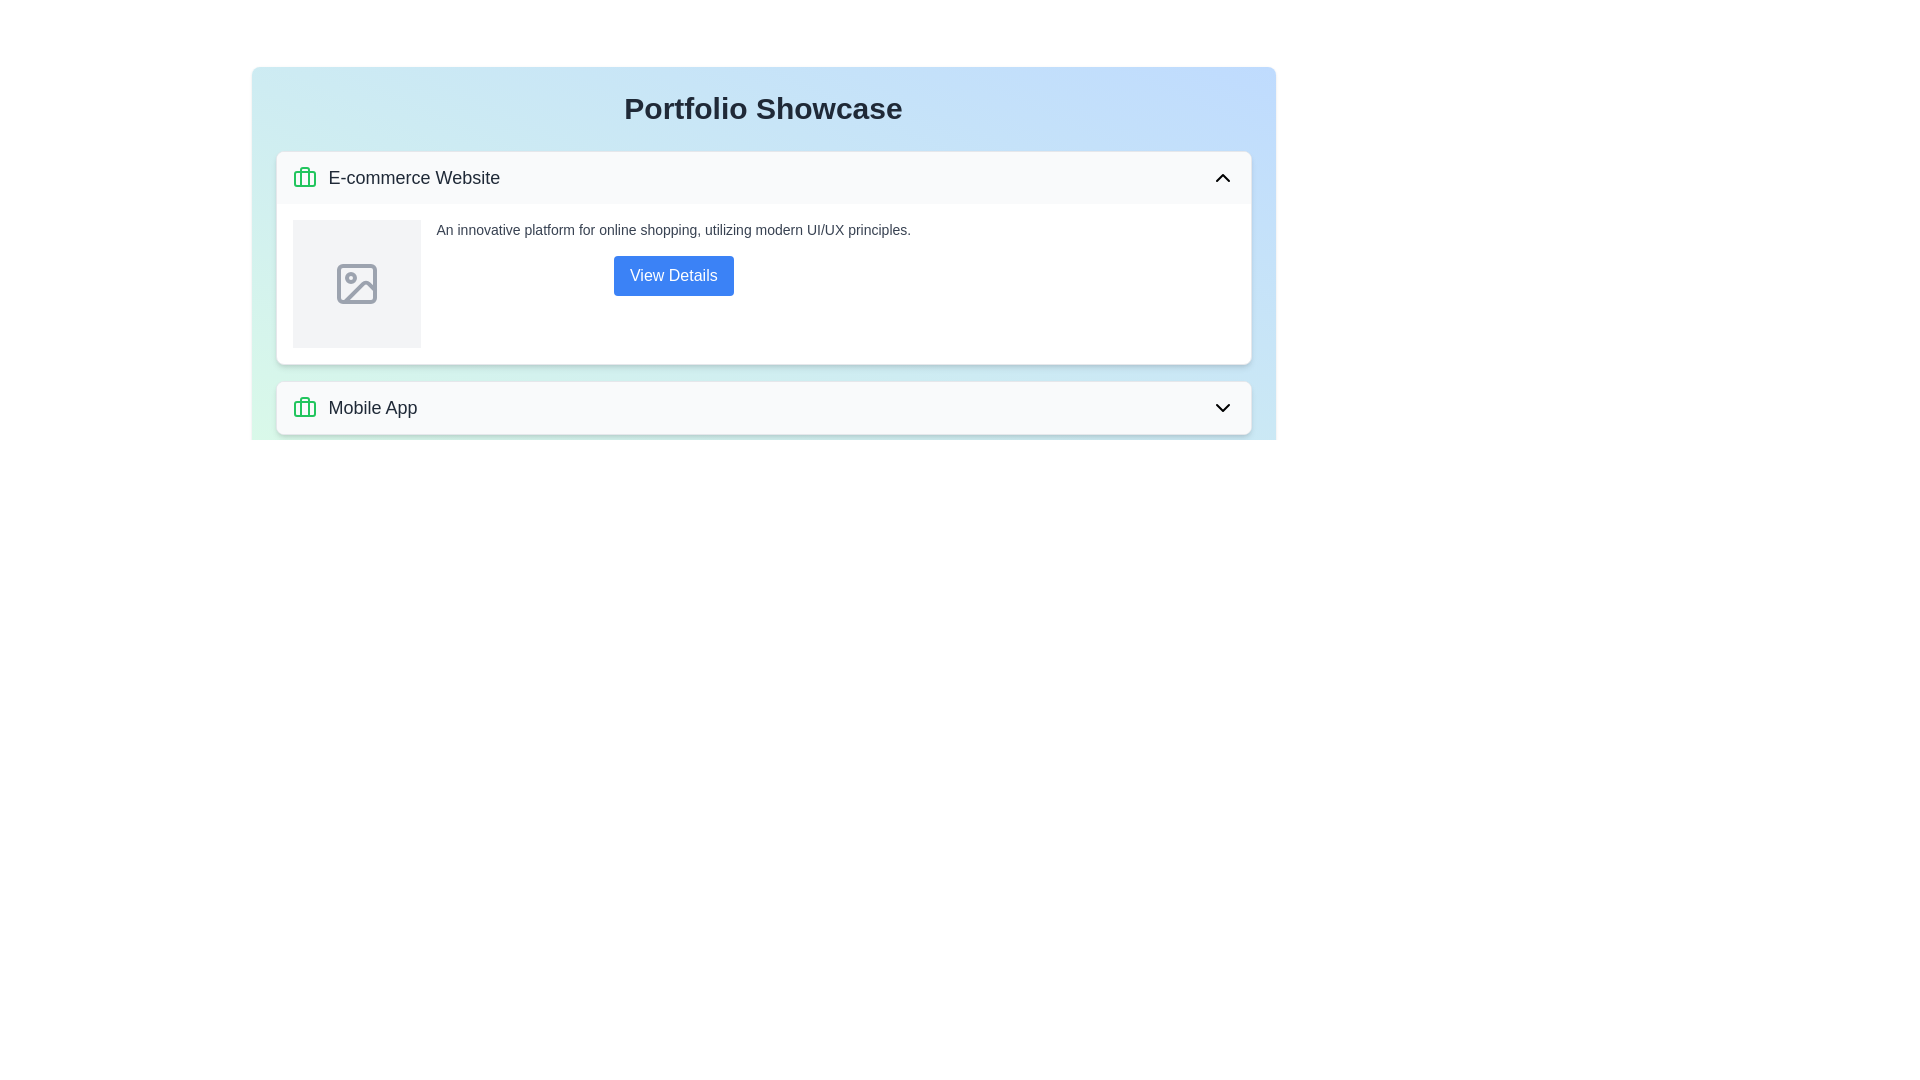 This screenshot has width=1920, height=1080. Describe the element at coordinates (303, 176) in the screenshot. I see `the icon that serves as a visual identifier for the 'E-commerce Website' section, located to the left of the text 'E-commerce Website.'` at that location.